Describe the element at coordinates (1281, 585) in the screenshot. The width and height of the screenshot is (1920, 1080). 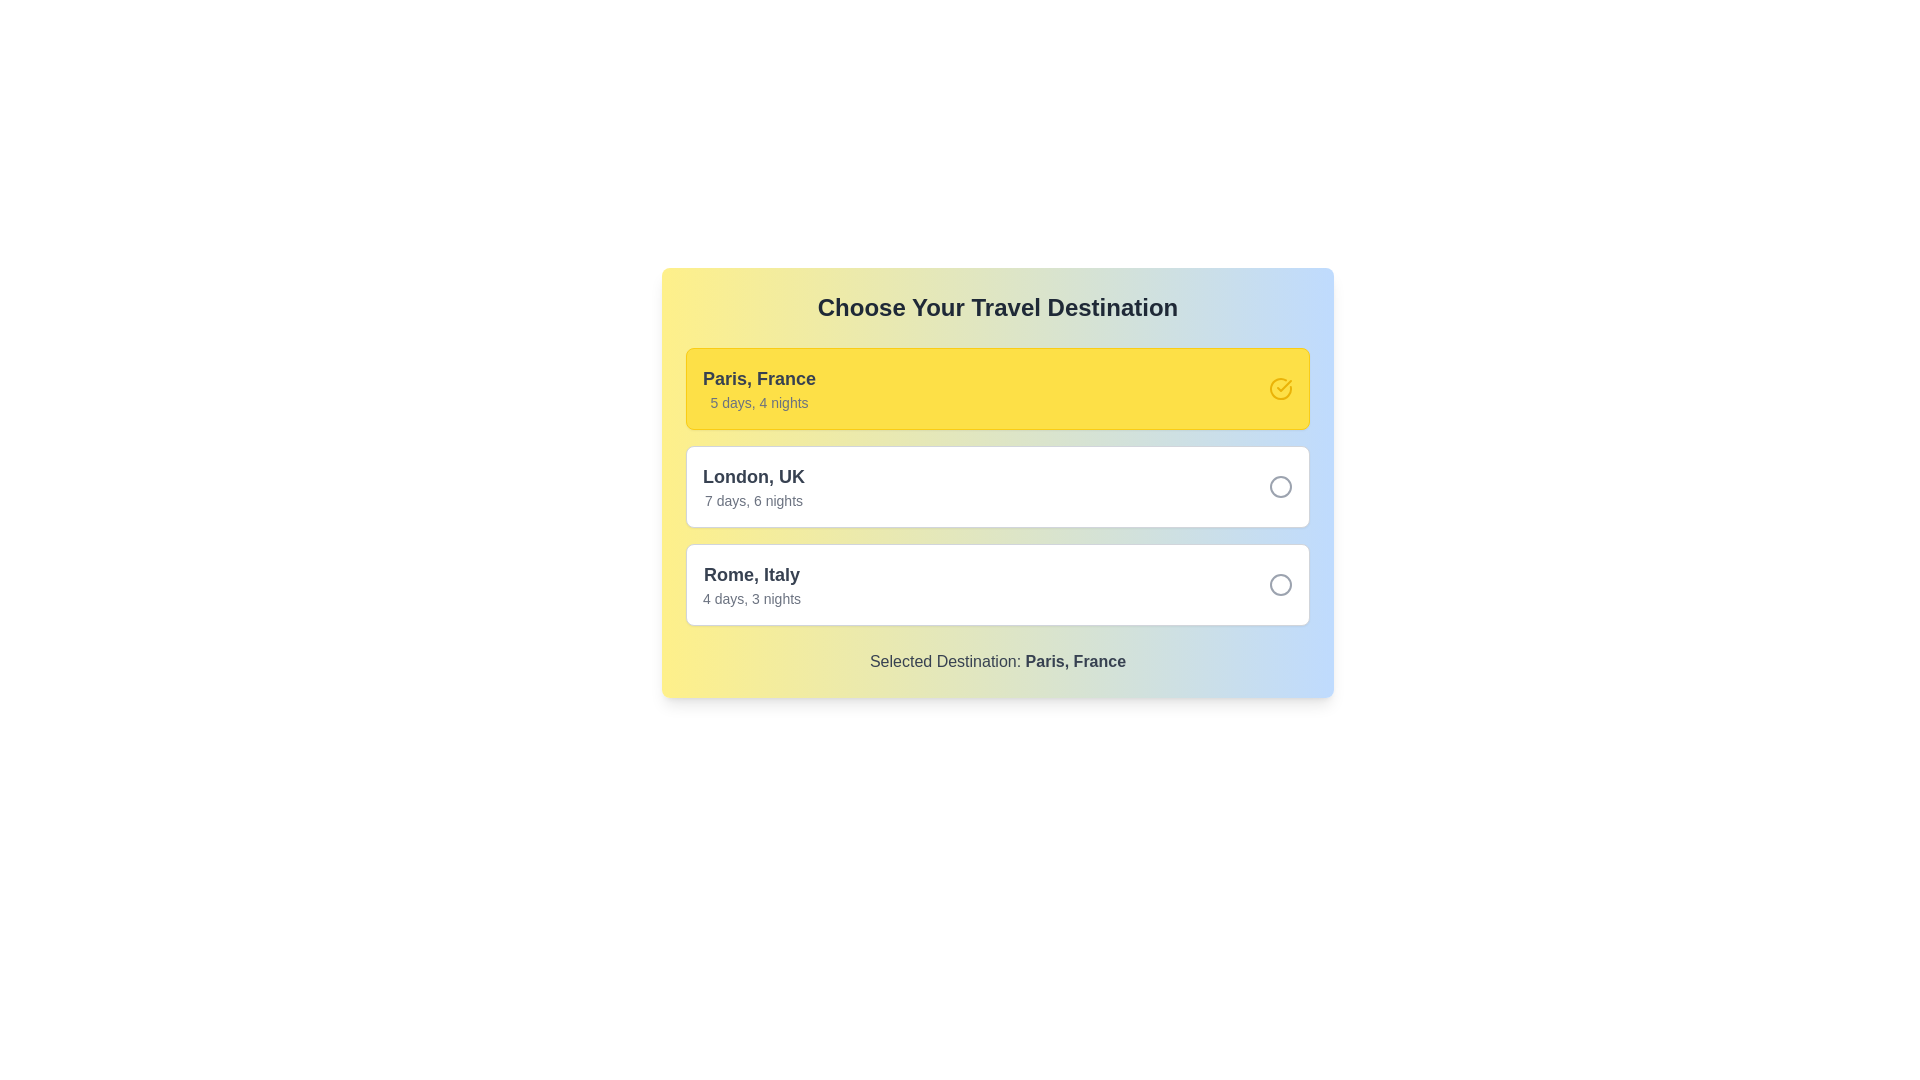
I see `the SVG circle outline icon located on the far right of the 'Rome, Italy' option in the travel destination selection interface` at that location.